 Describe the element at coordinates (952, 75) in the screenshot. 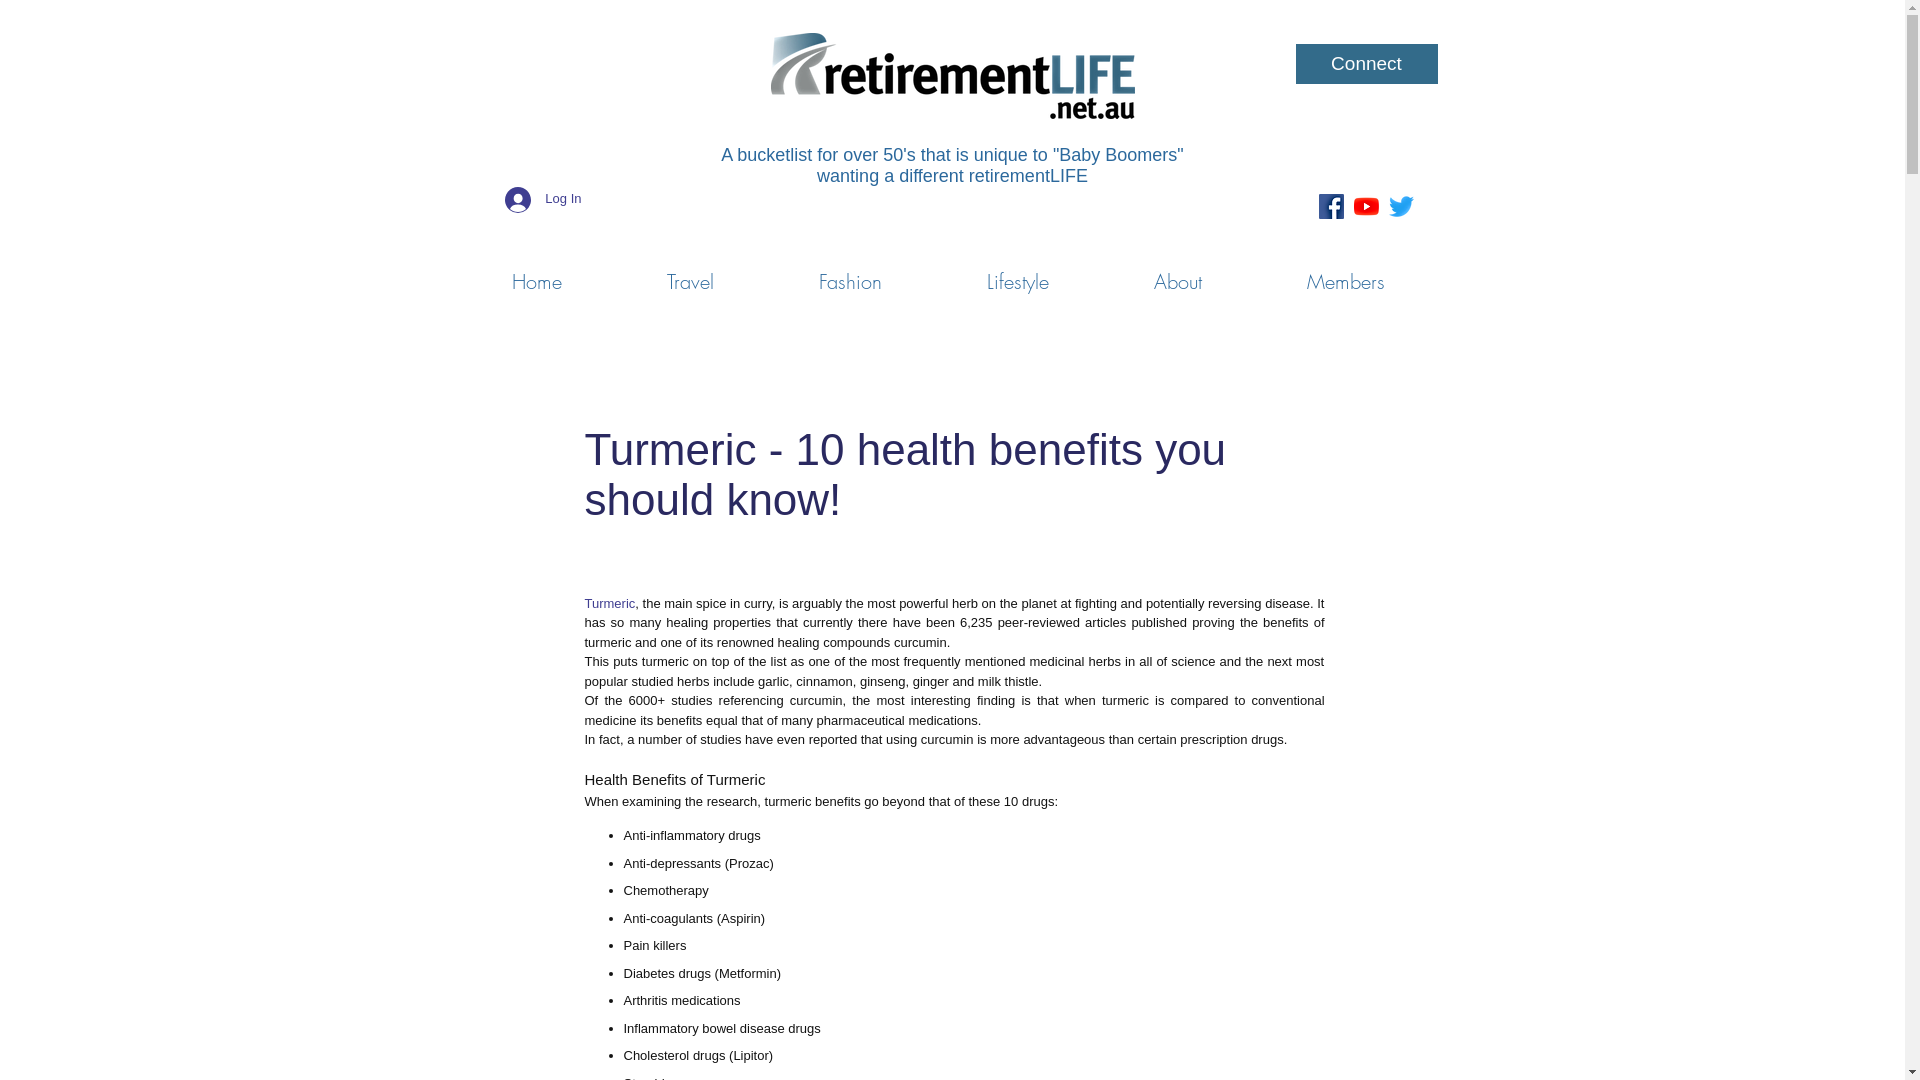

I see `'Retirement-Life-Logo_rgb_web-744x176.png'` at that location.